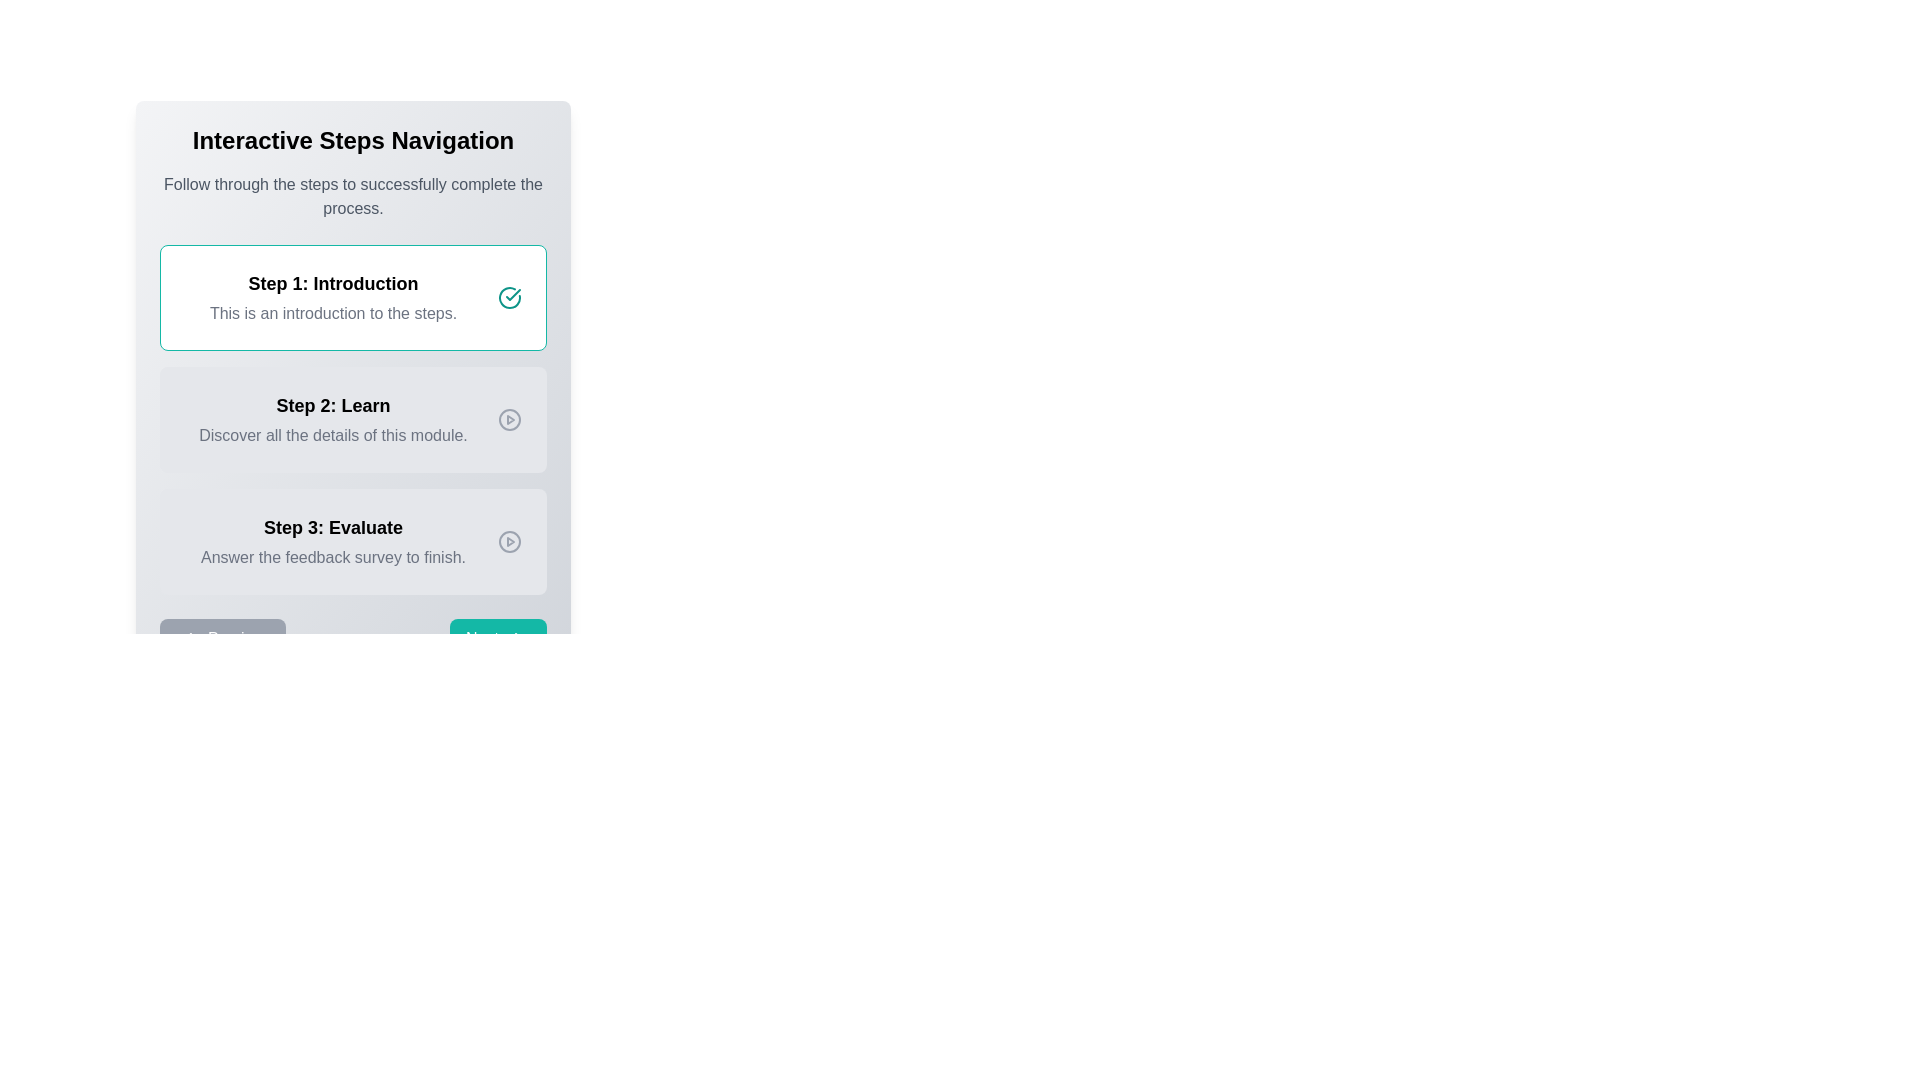  What do you see at coordinates (333, 527) in the screenshot?
I see `the text label reading 'Step 3: Evaluate', which is styled in large bold black font on a light gray background and is the third entry in a list of step descriptions` at bounding box center [333, 527].